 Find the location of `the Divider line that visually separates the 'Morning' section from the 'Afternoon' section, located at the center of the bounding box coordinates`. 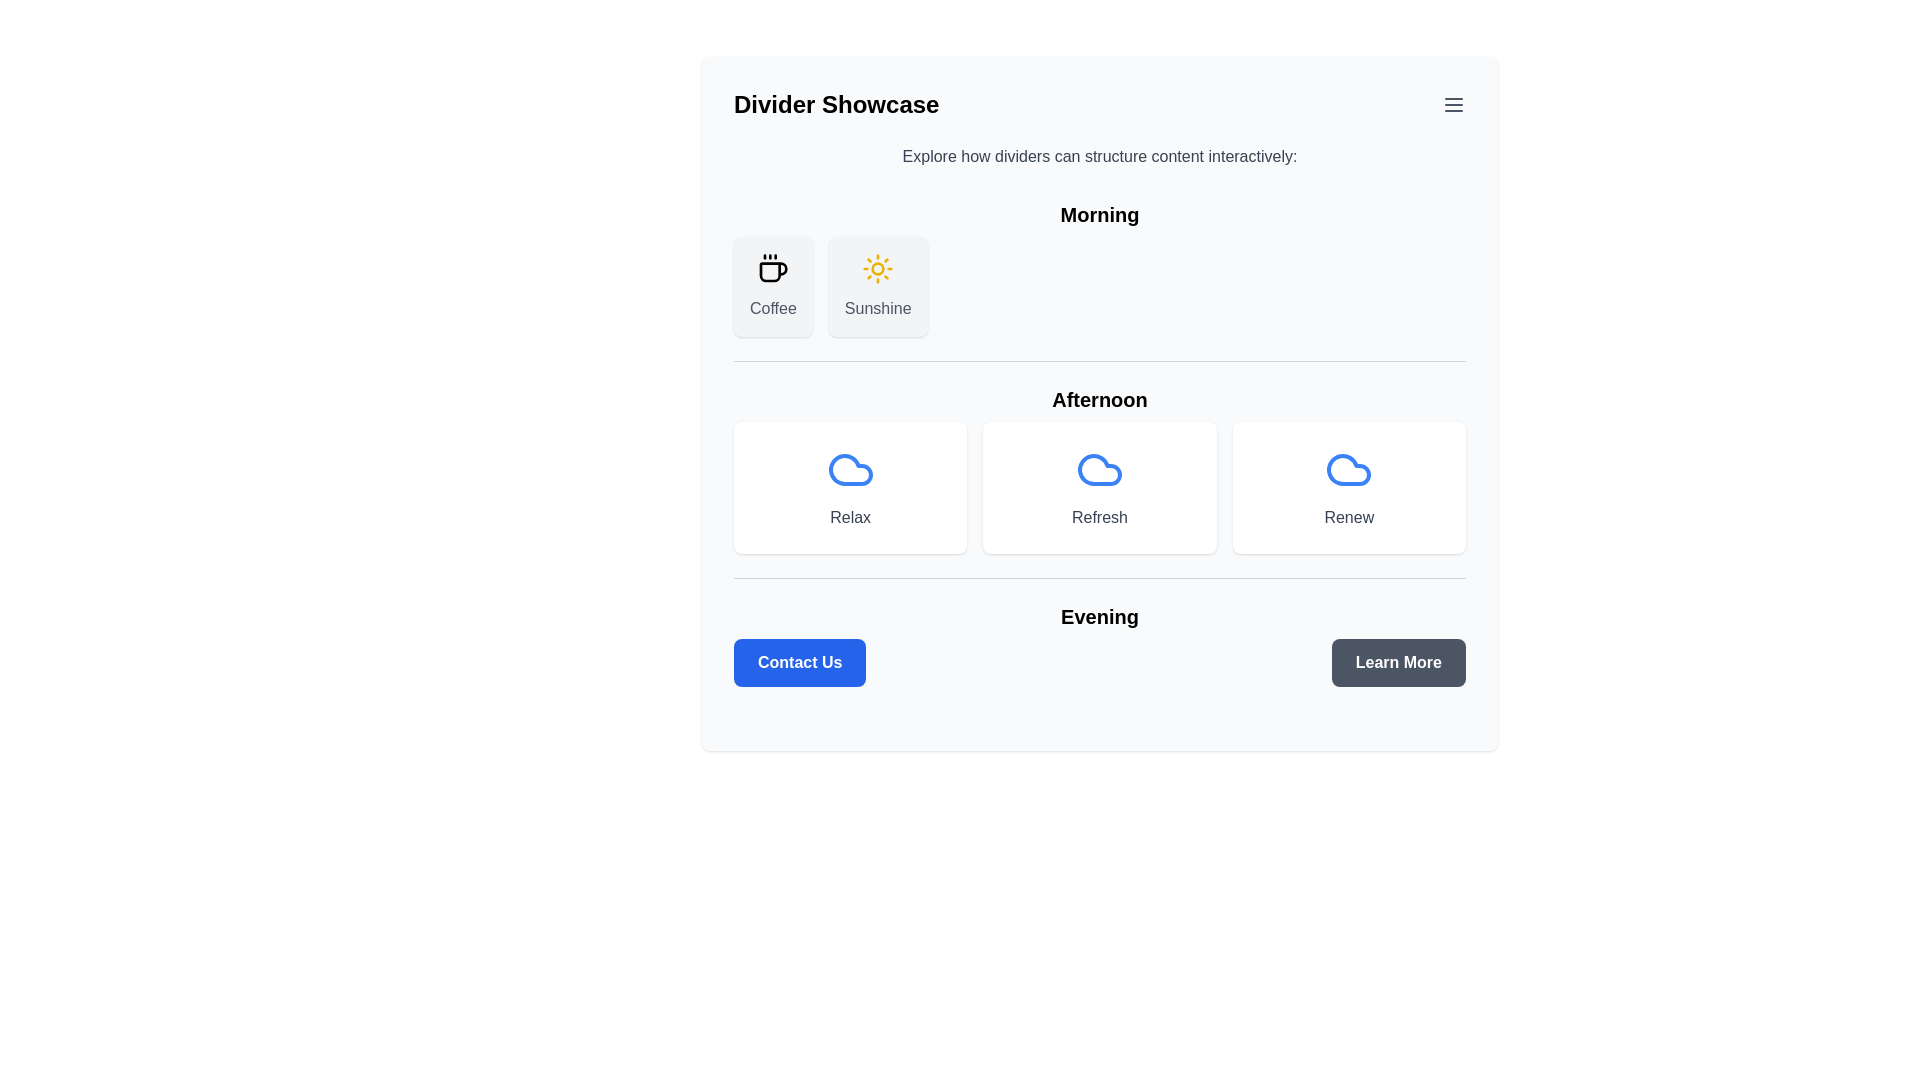

the Divider line that visually separates the 'Morning' section from the 'Afternoon' section, located at the center of the bounding box coordinates is located at coordinates (1098, 361).